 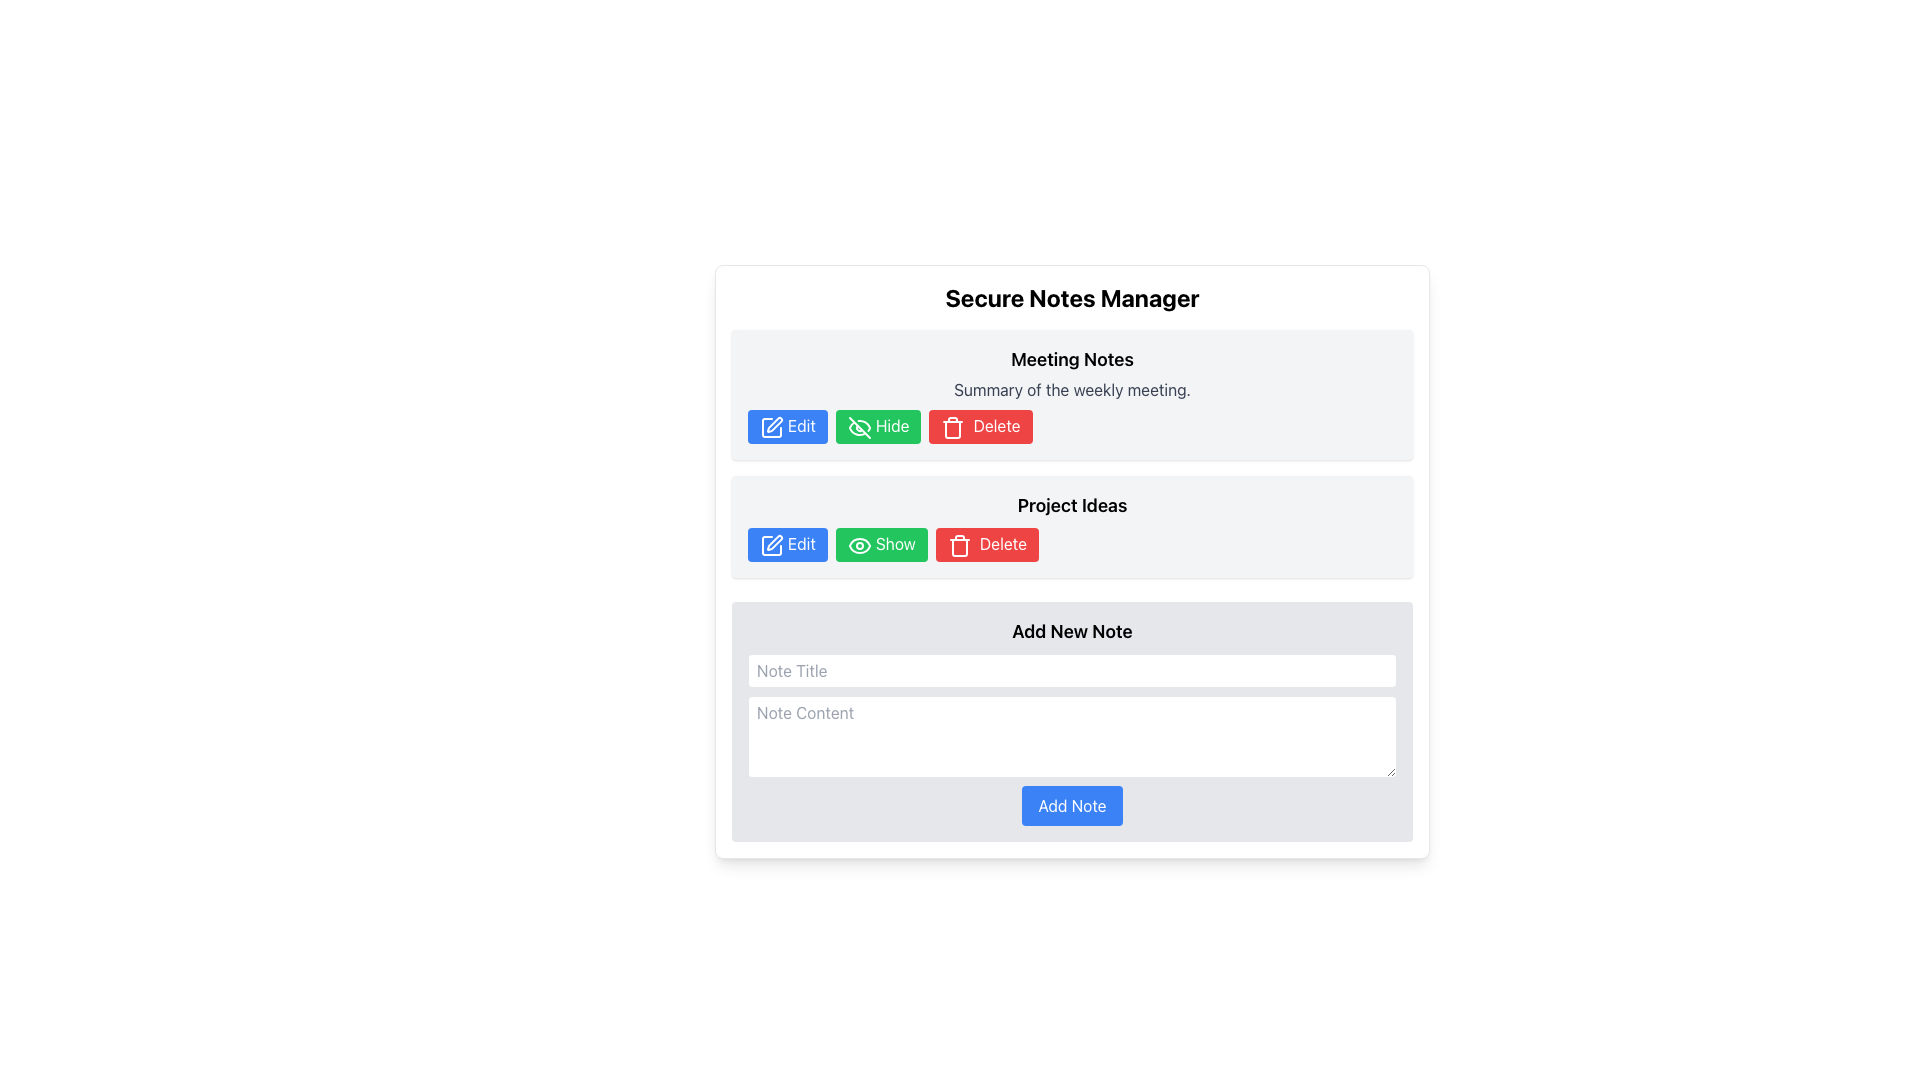 I want to click on the SVG icon within the second button of the 'Meeting Notes' section to hide the corresponding content, so click(x=859, y=426).